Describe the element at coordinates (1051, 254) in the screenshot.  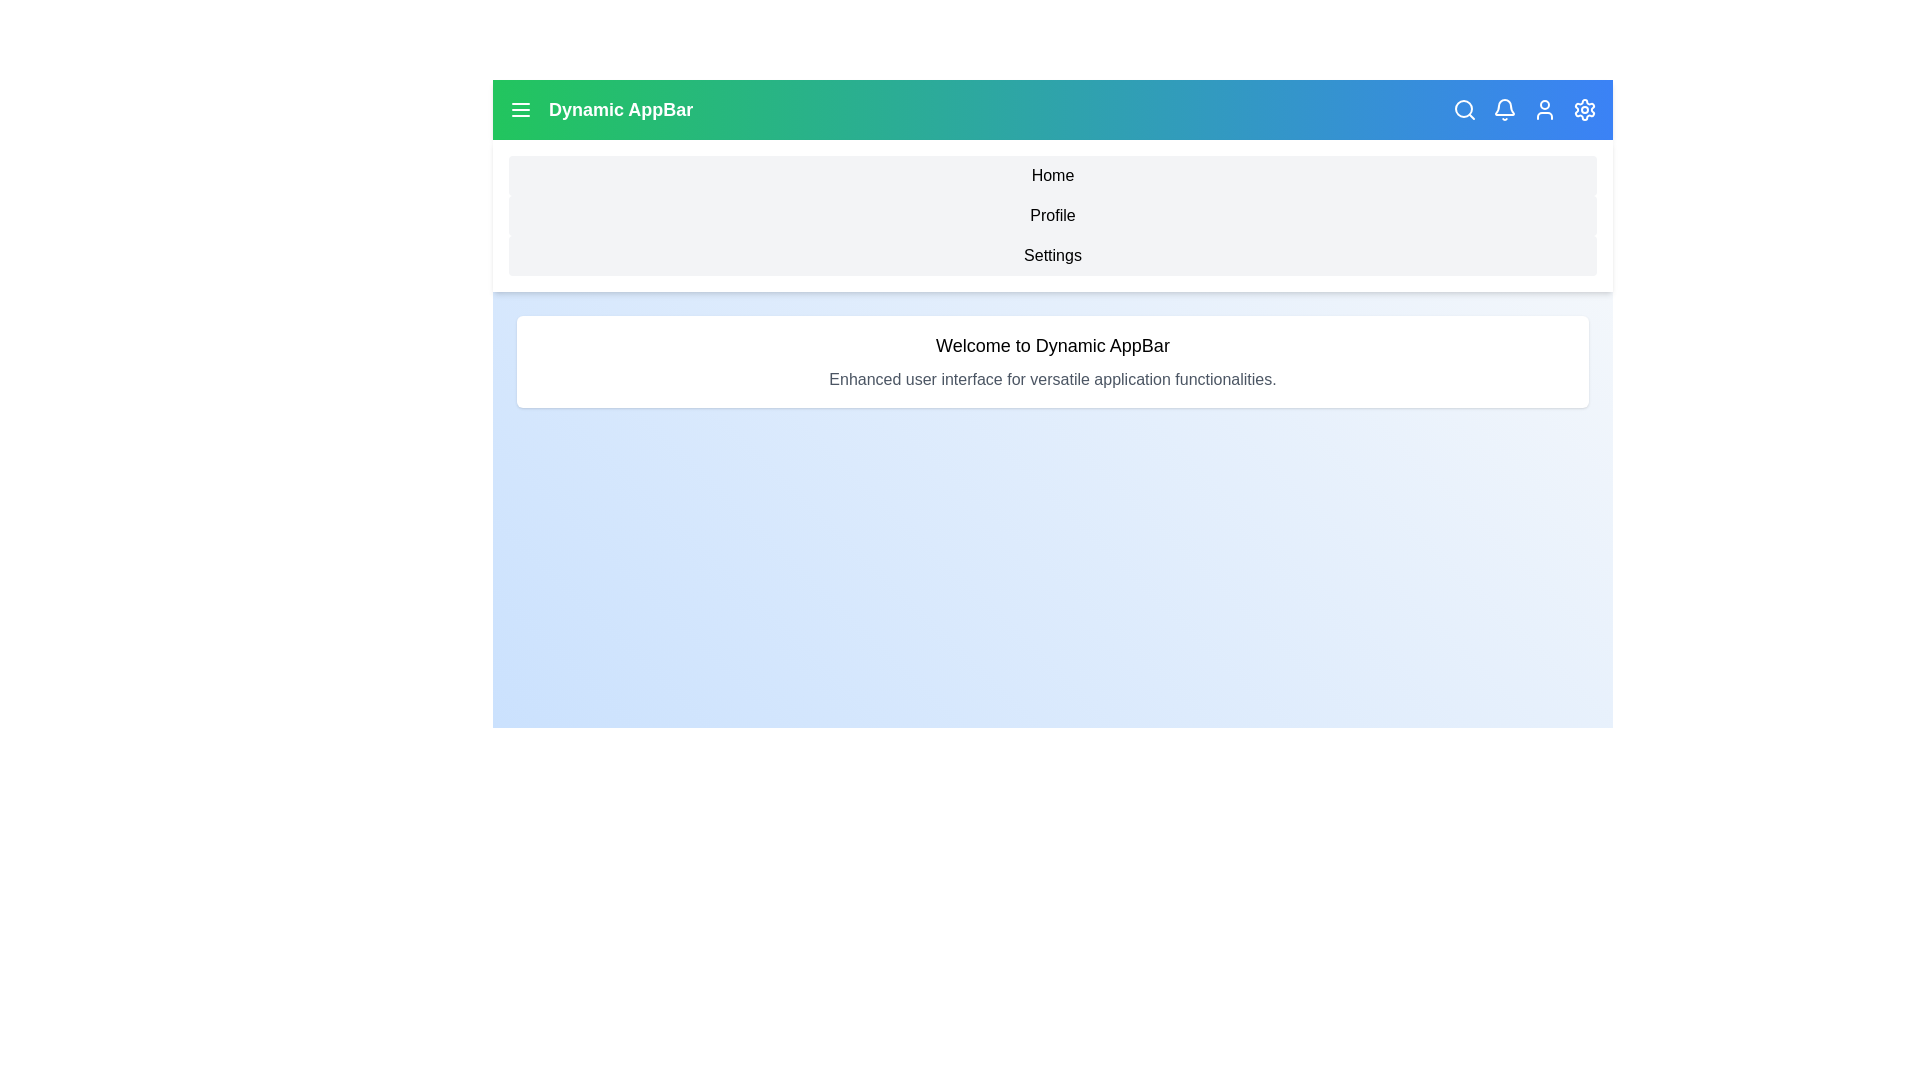
I see `the sidebar menu item labeled Settings` at that location.